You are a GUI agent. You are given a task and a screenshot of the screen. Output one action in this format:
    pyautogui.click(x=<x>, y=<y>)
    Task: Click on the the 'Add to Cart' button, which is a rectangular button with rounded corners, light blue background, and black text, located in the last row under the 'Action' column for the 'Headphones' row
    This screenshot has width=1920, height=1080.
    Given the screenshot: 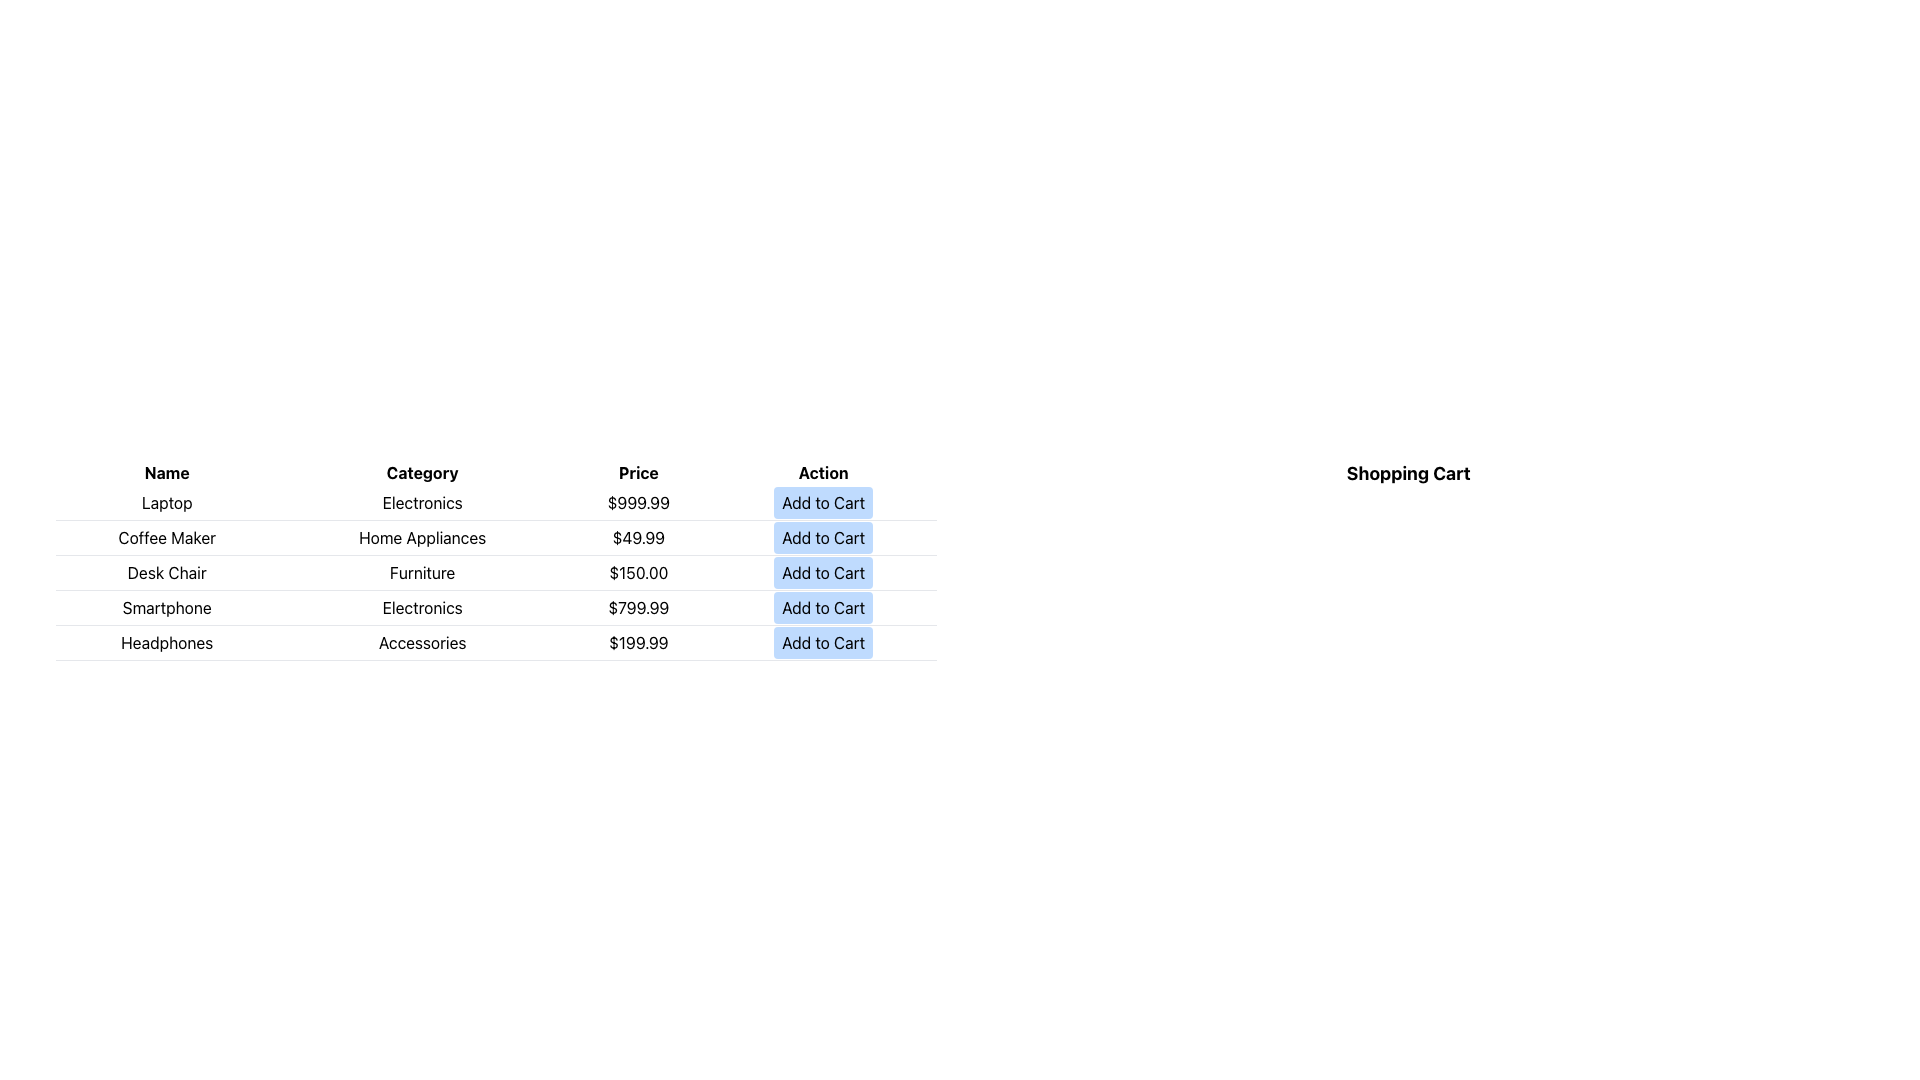 What is the action you would take?
    pyautogui.click(x=823, y=643)
    